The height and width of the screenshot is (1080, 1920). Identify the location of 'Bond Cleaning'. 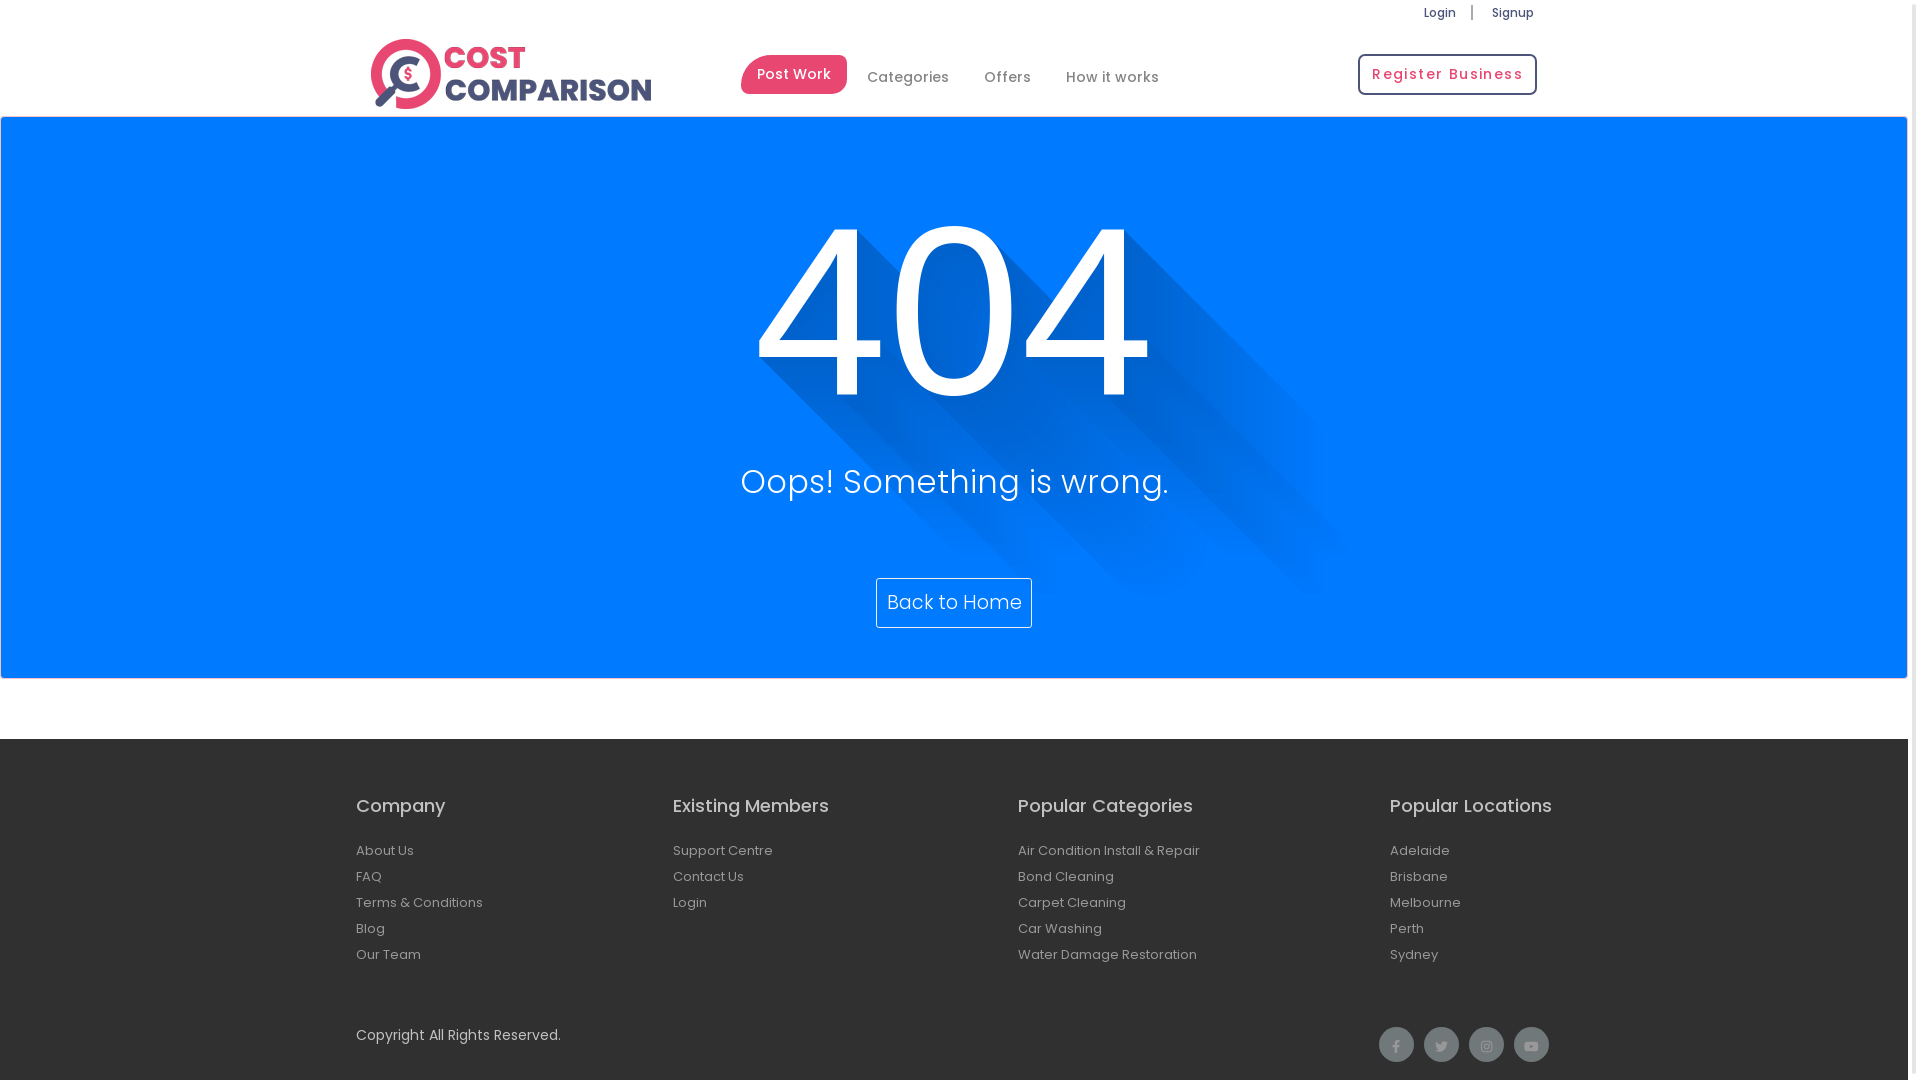
(1064, 875).